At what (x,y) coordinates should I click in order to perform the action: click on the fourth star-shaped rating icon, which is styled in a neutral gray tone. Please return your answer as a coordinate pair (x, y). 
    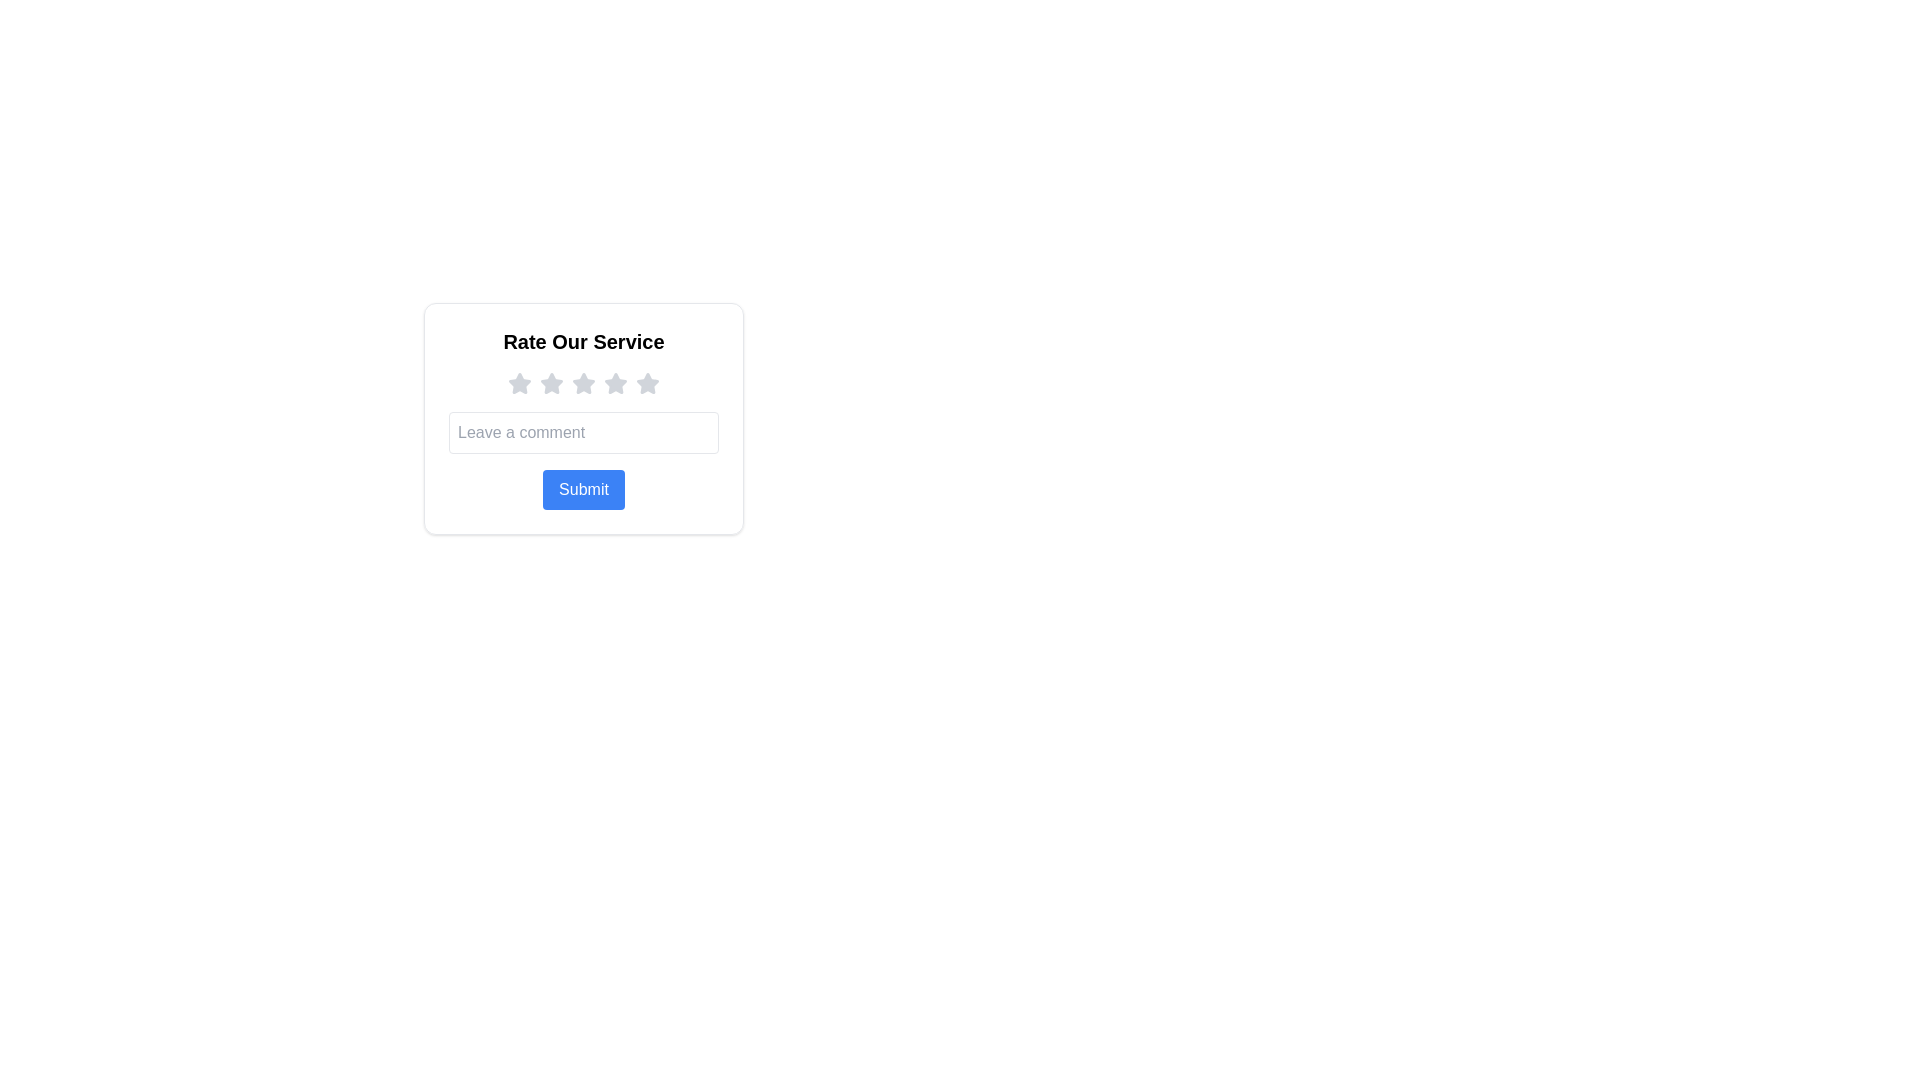
    Looking at the image, I should click on (614, 384).